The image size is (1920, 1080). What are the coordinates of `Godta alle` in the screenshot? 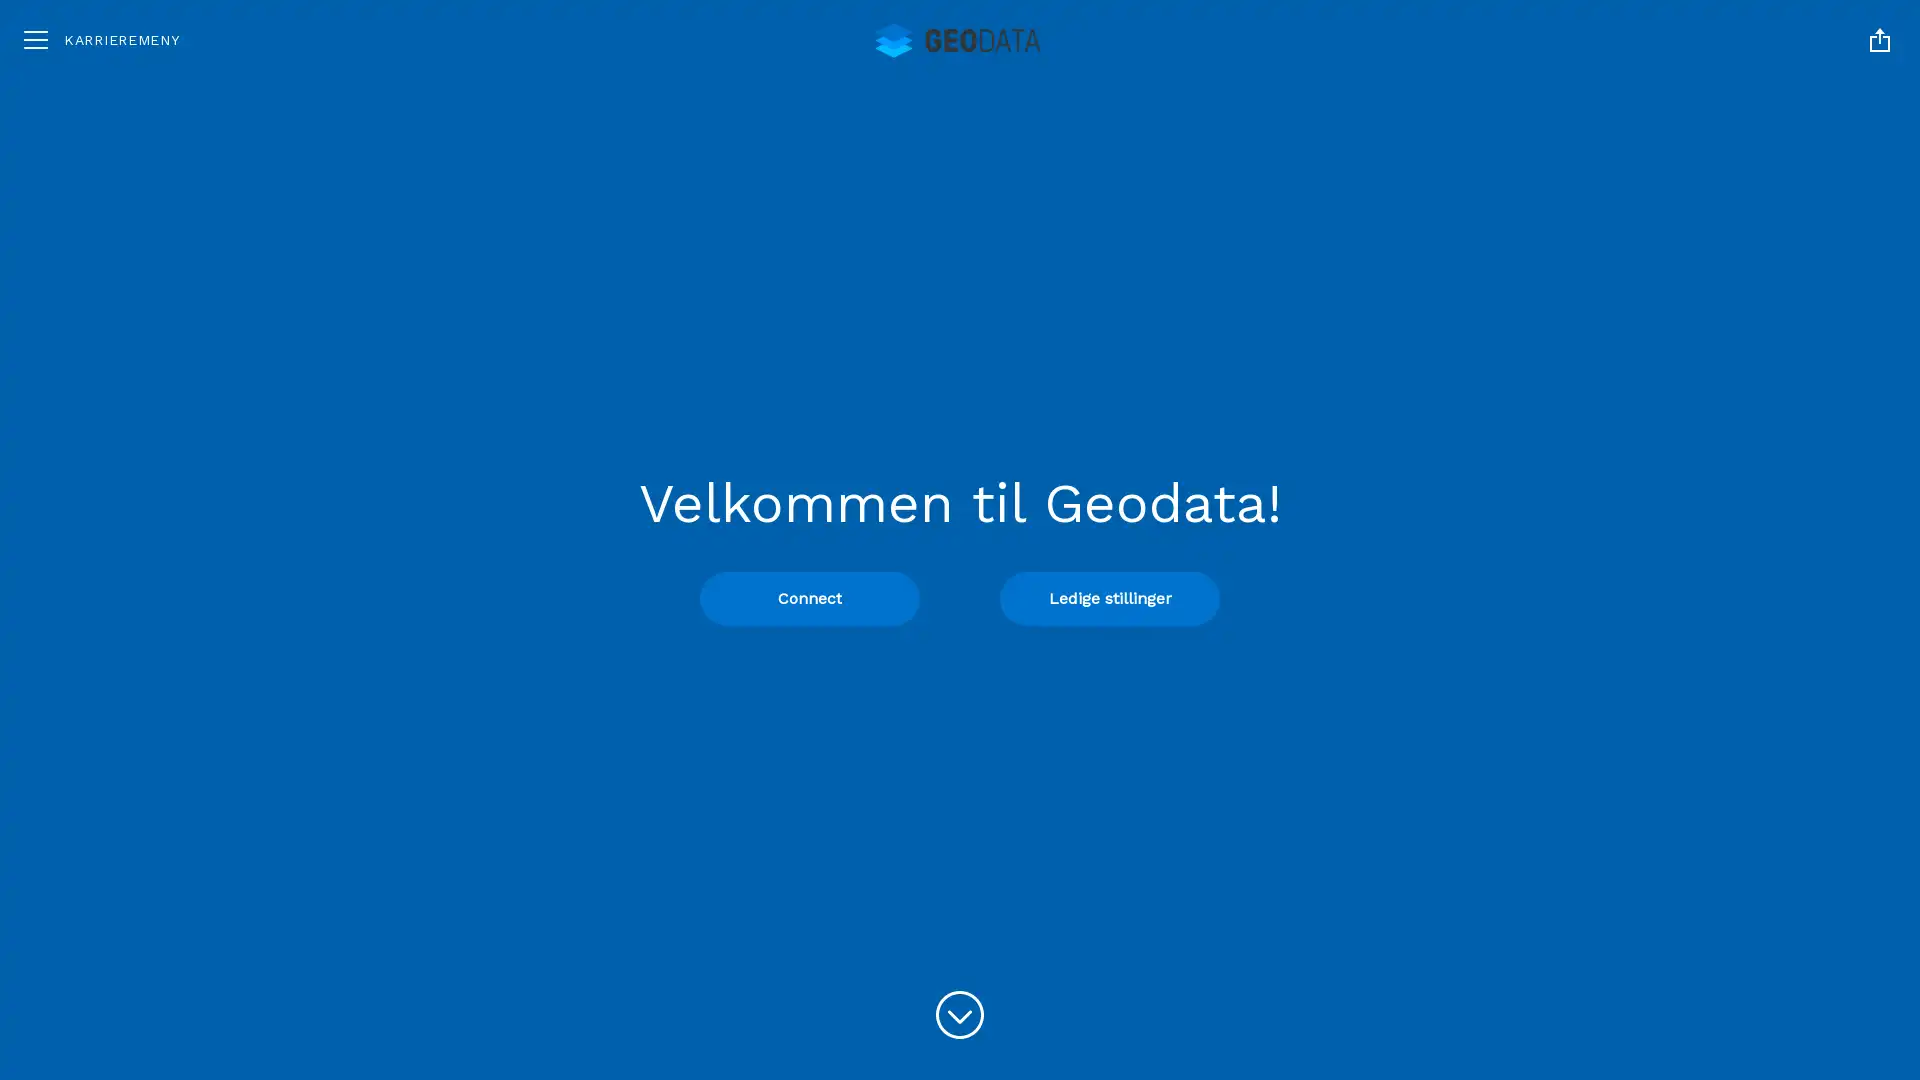 It's located at (1691, 851).